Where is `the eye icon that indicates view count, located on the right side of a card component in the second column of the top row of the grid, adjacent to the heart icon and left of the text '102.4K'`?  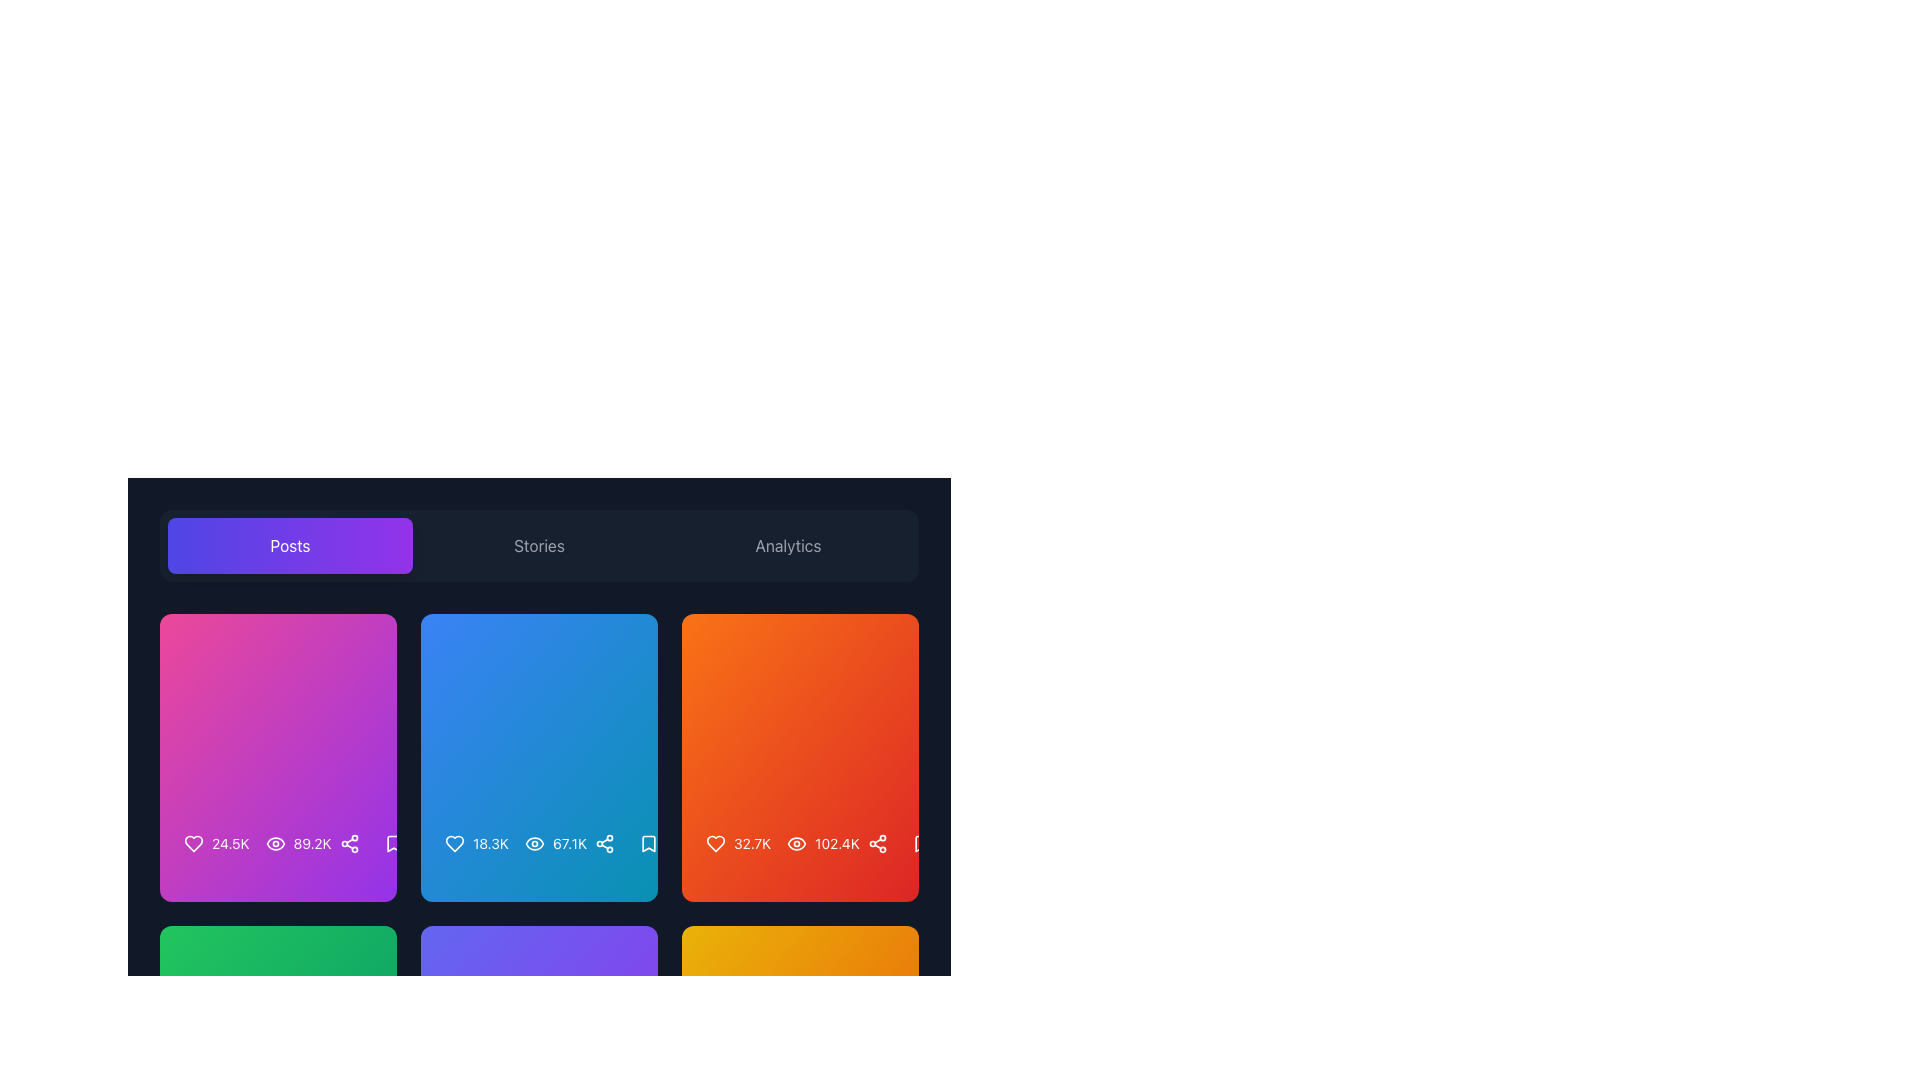
the eye icon that indicates view count, located on the right side of a card component in the second column of the top row of the grid, adjacent to the heart icon and left of the text '102.4K' is located at coordinates (796, 844).